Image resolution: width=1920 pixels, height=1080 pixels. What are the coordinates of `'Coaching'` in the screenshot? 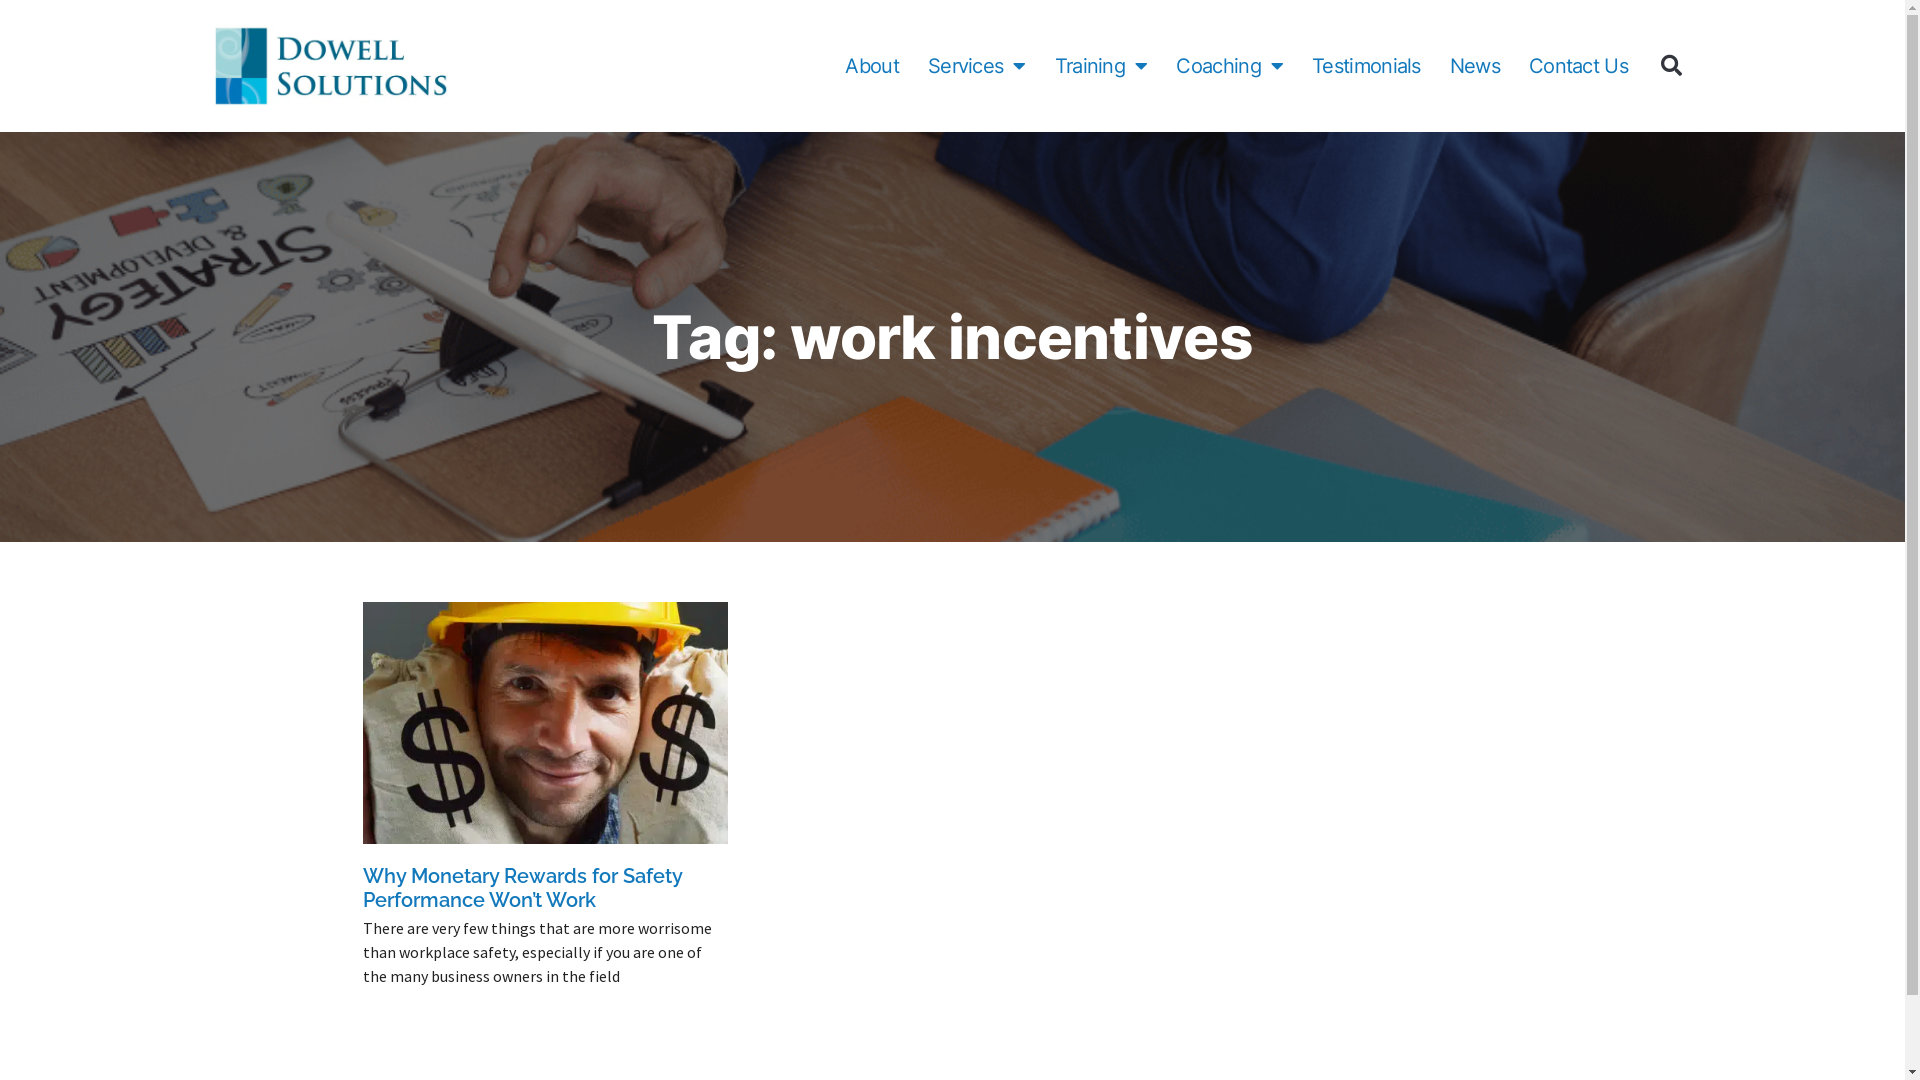 It's located at (1228, 64).